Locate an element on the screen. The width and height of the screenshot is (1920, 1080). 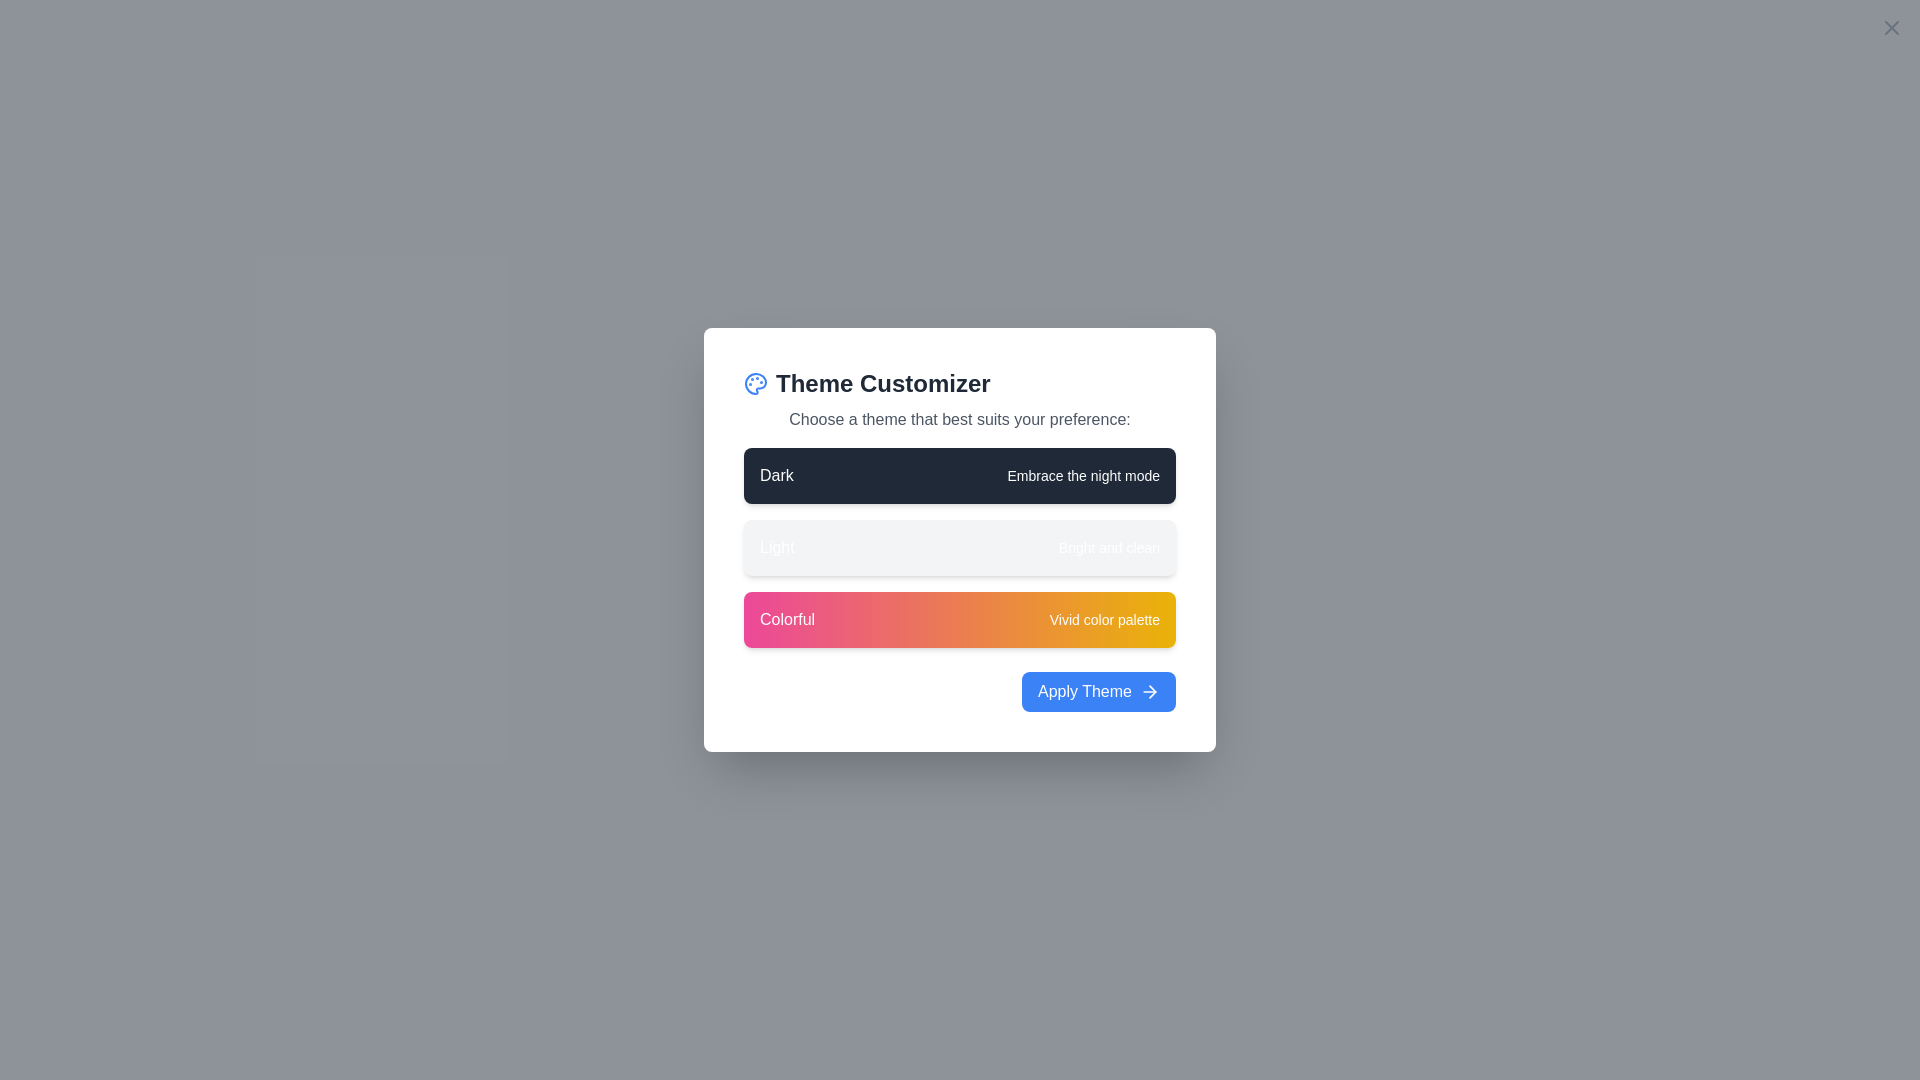
section heading text 'Theme Customizer', which is a bold, large header in dark gray color located at the top of the inner card interface is located at coordinates (960, 384).